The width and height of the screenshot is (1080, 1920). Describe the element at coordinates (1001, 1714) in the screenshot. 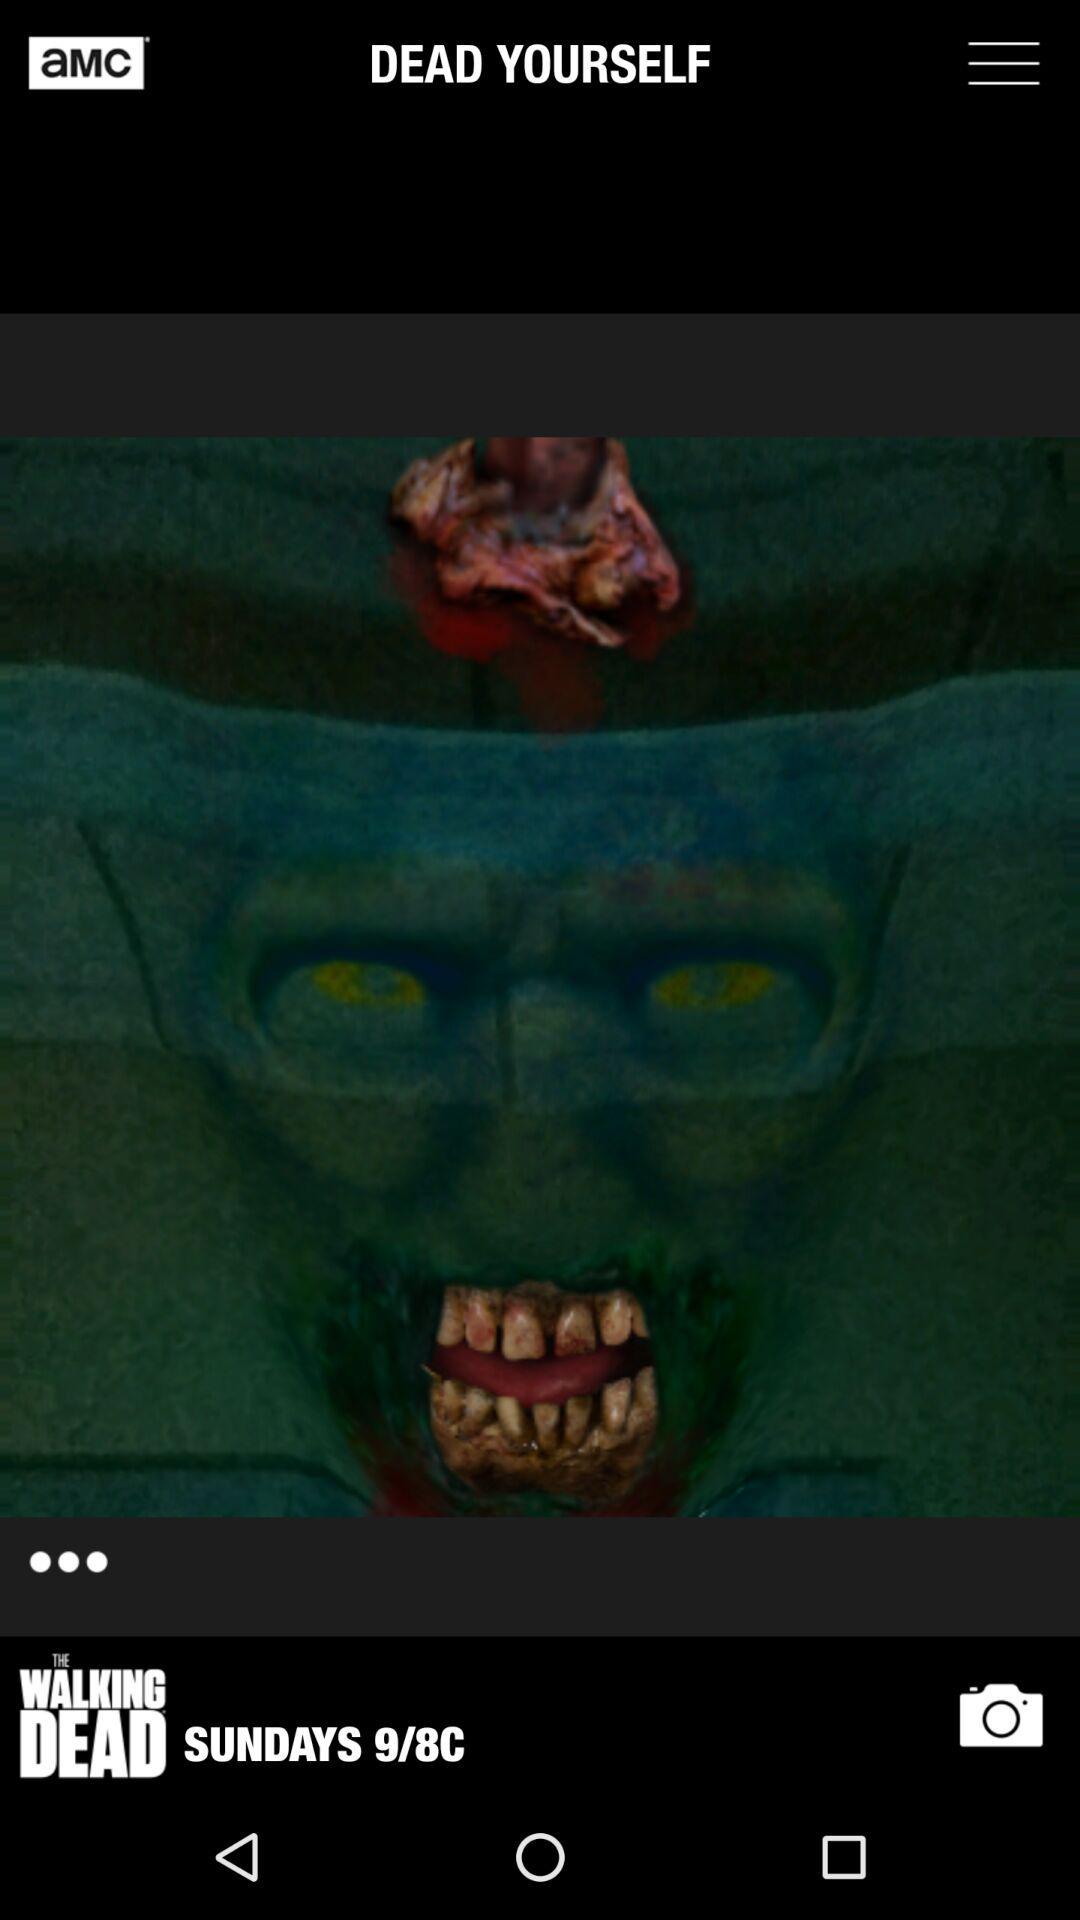

I see `the photo icon` at that location.